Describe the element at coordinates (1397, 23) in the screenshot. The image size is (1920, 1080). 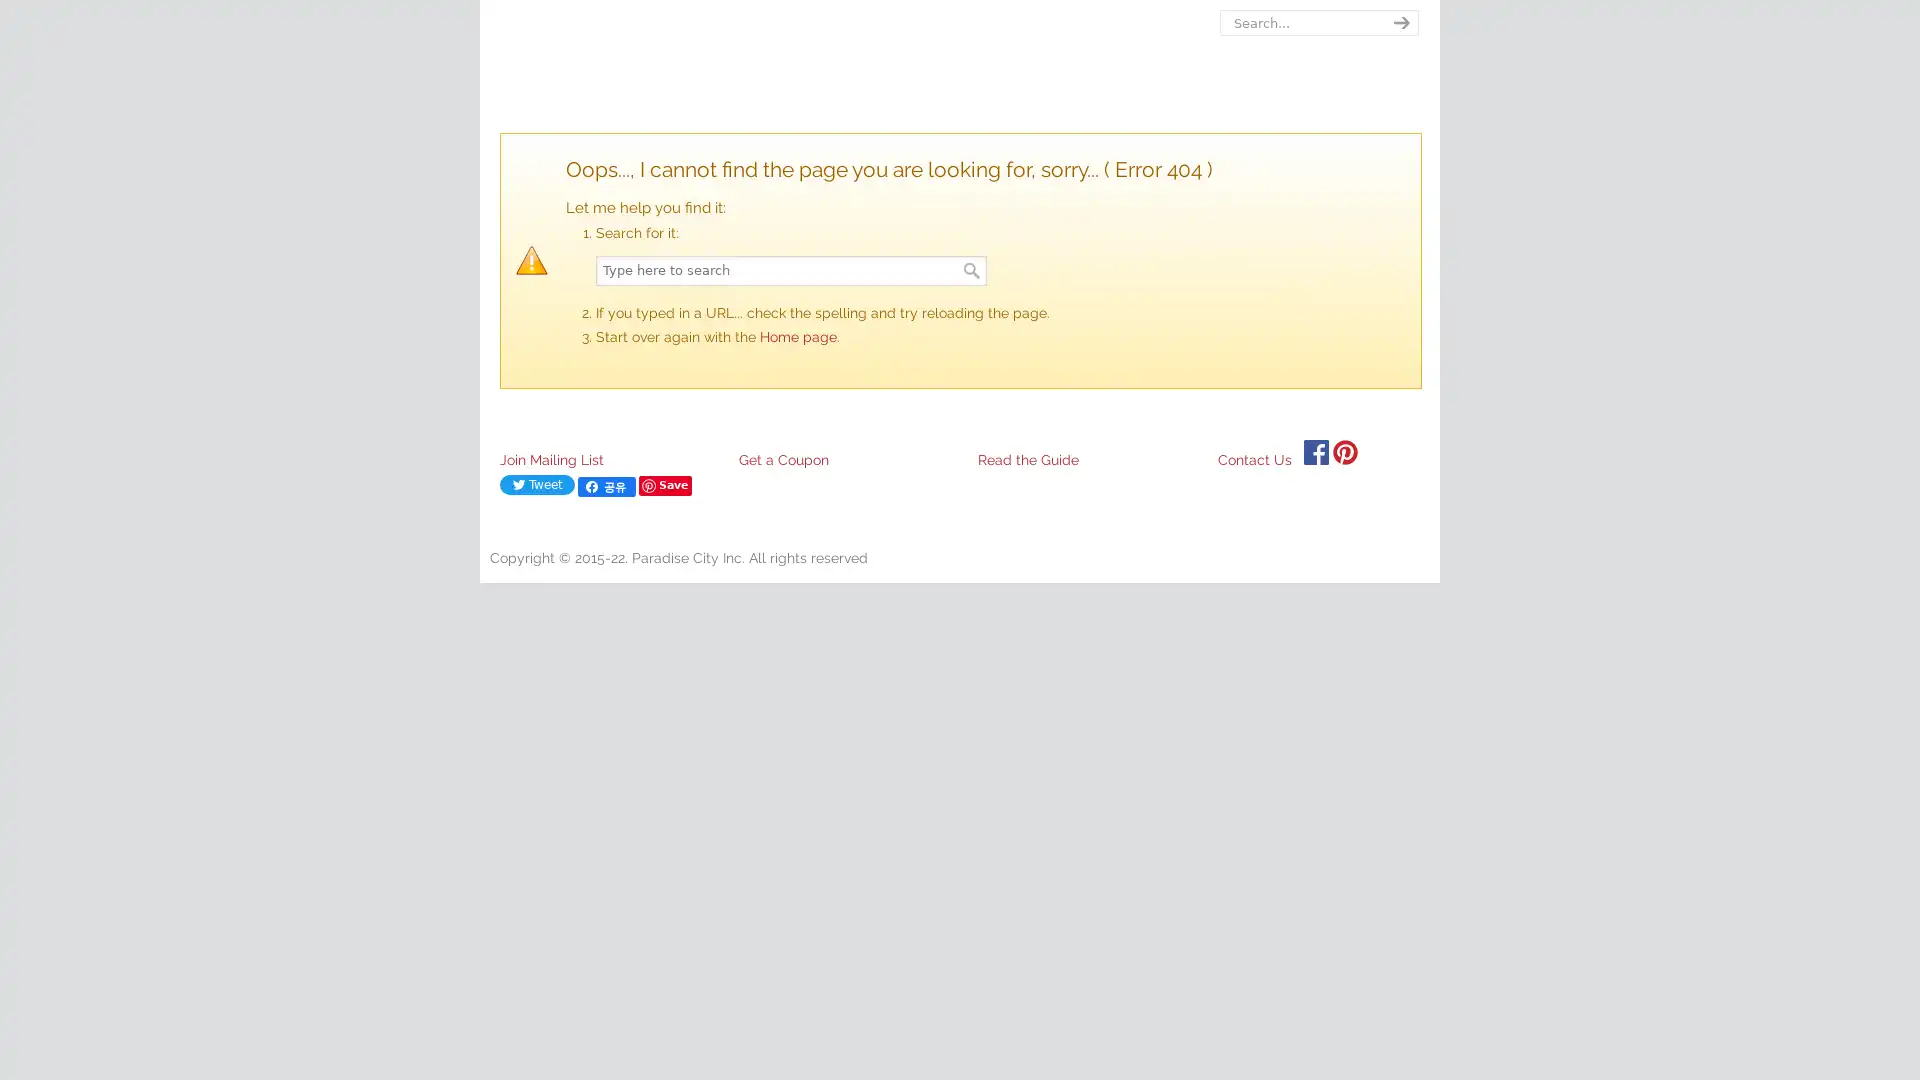
I see `search` at that location.